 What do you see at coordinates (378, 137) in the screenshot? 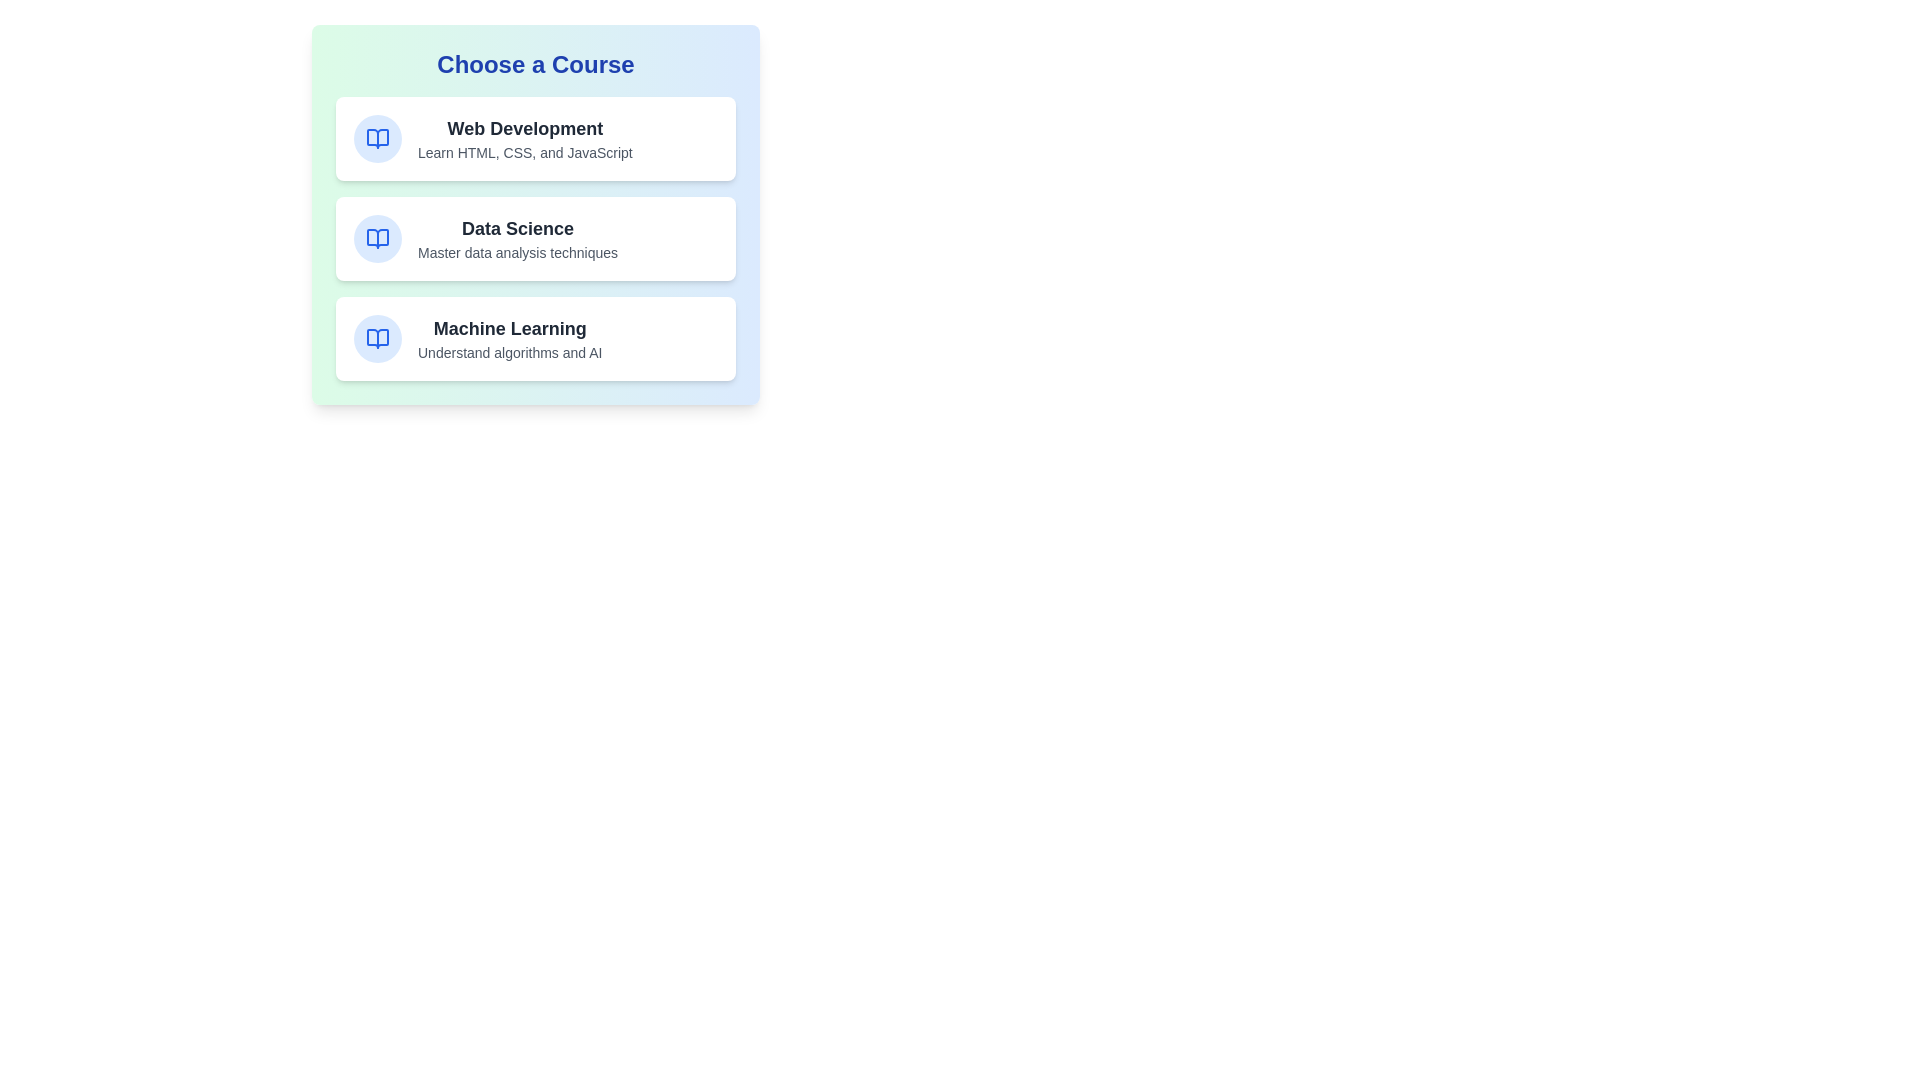
I see `the decorative icon representing the 'Web Development' course, located to the left of the text 'Web Development' and 'Learn HTML, CSS, and JavaScript'` at bounding box center [378, 137].